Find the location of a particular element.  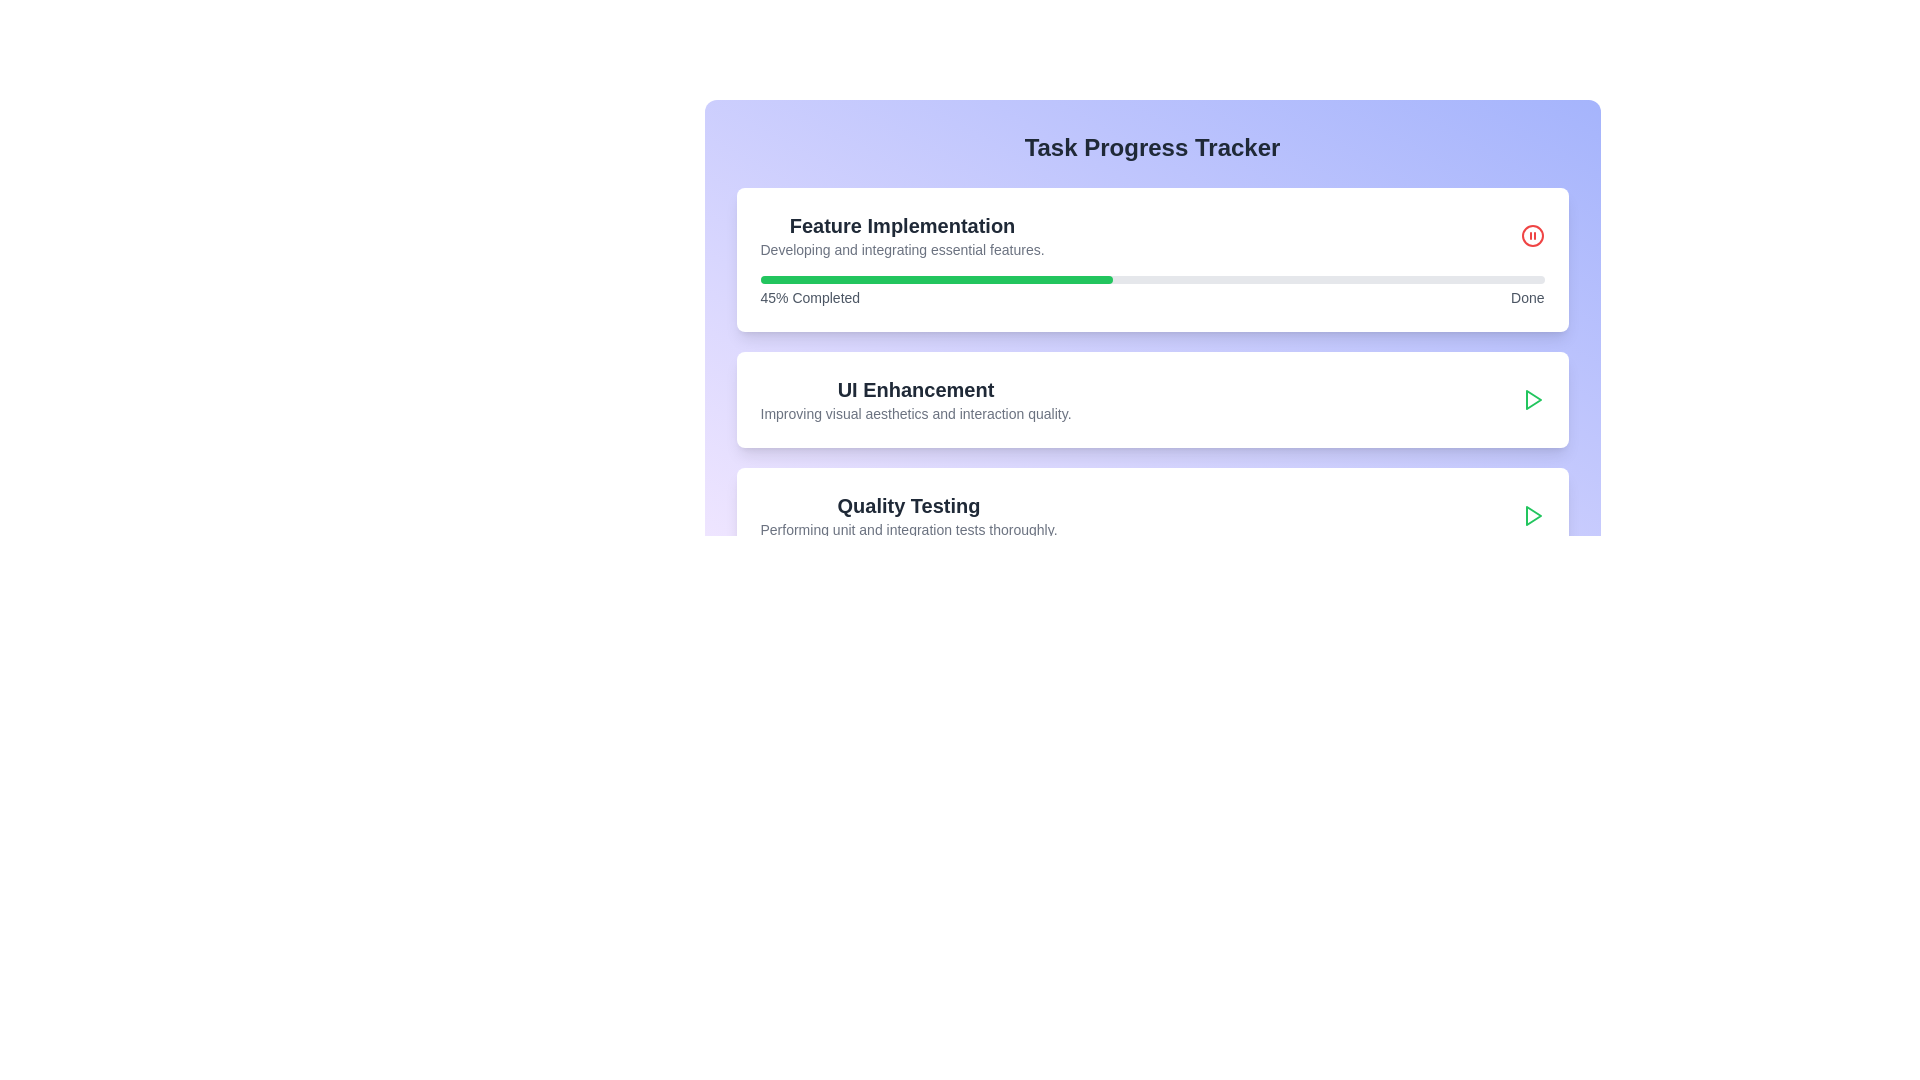

the Progress Indicator in the 'Feature Implementation' section that visually represents task completion percentage is located at coordinates (935, 280).